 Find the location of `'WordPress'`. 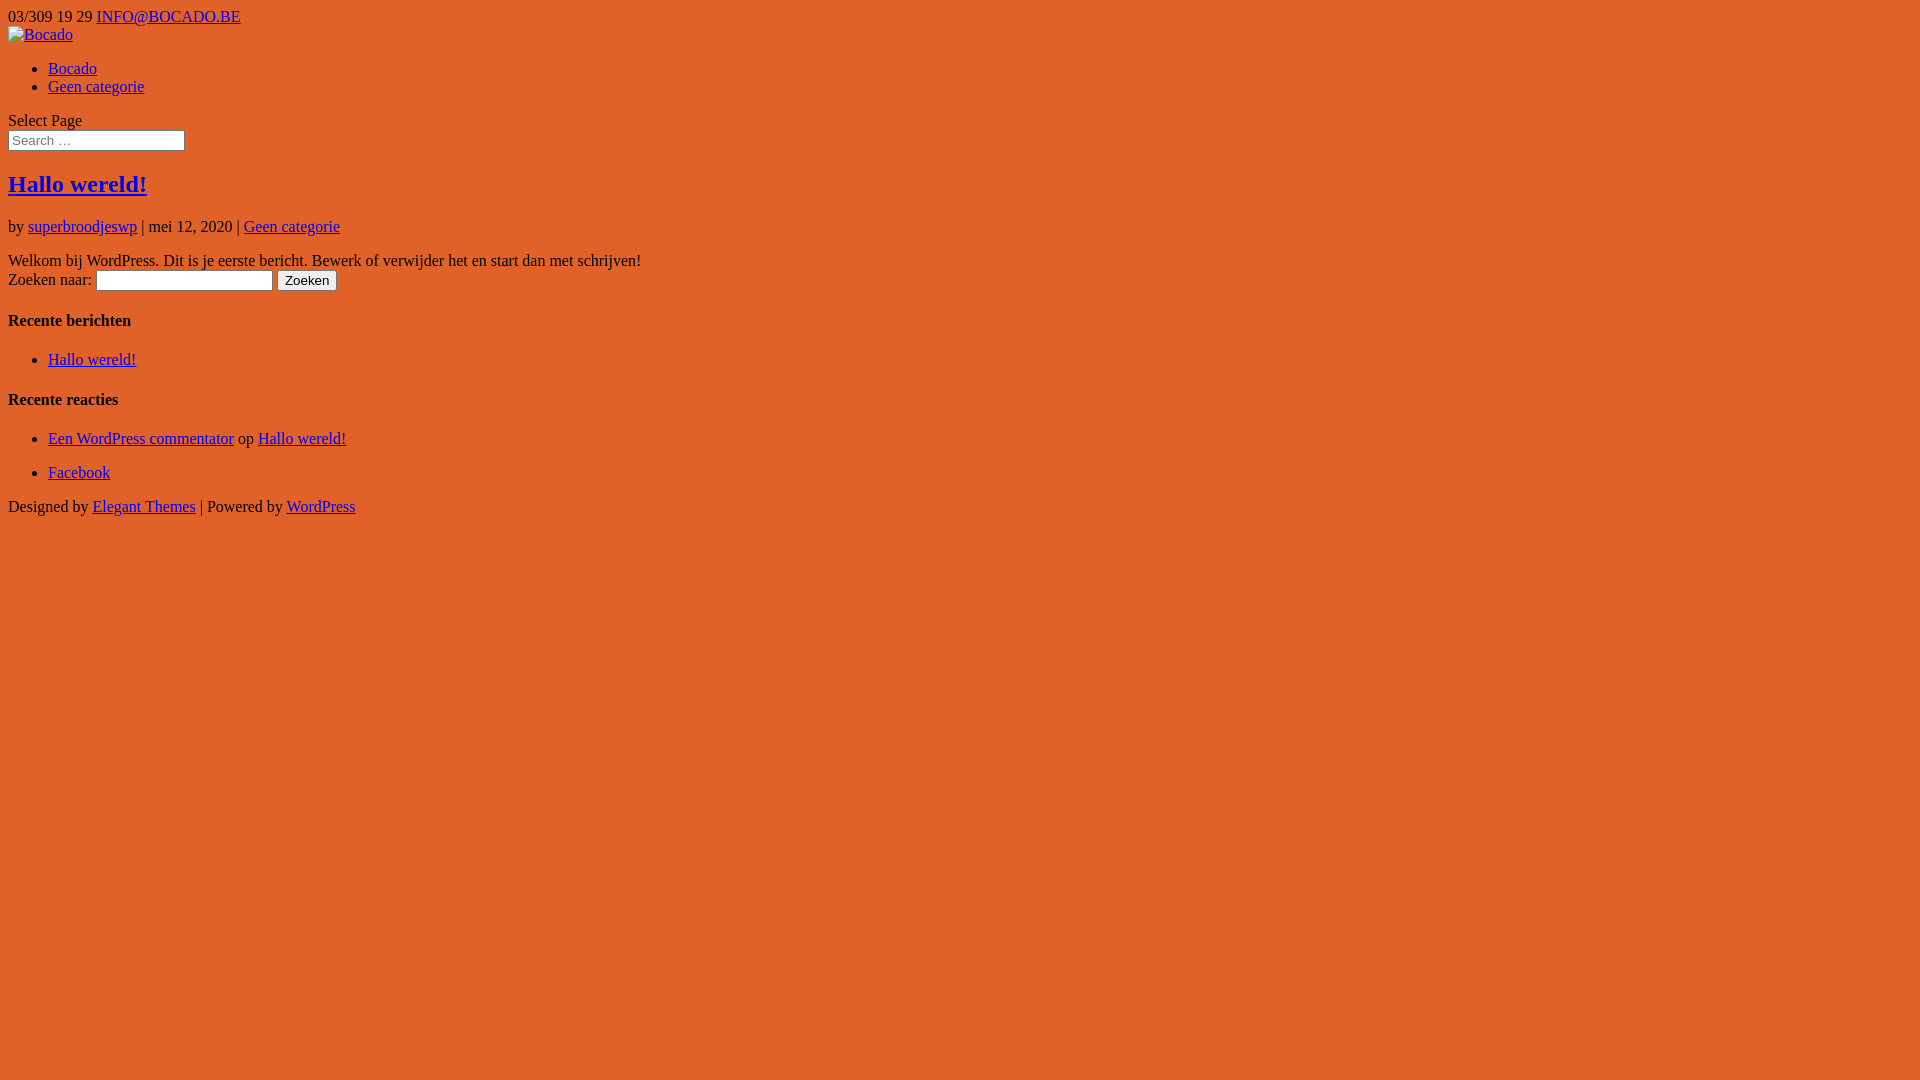

'WordPress' is located at coordinates (321, 505).